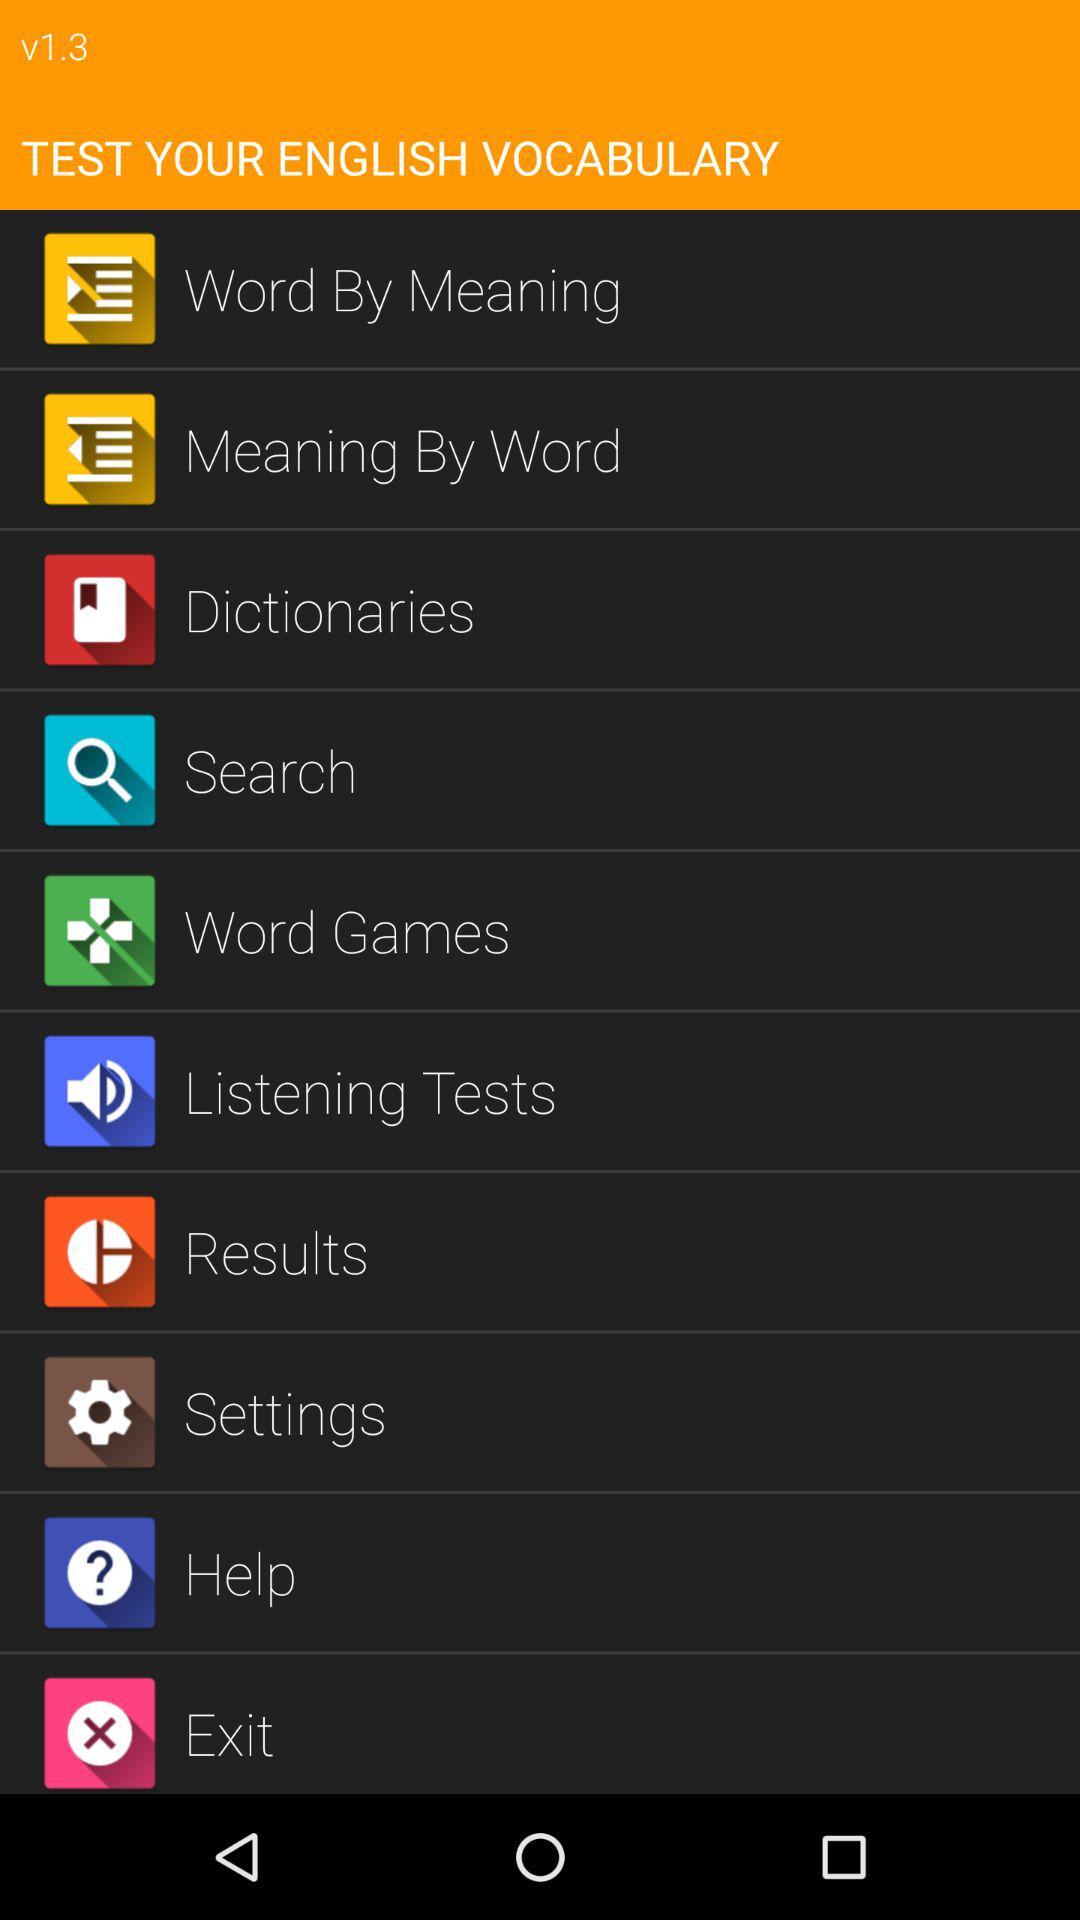 The width and height of the screenshot is (1080, 1920). What do you see at coordinates (623, 1090) in the screenshot?
I see `listening tests` at bounding box center [623, 1090].